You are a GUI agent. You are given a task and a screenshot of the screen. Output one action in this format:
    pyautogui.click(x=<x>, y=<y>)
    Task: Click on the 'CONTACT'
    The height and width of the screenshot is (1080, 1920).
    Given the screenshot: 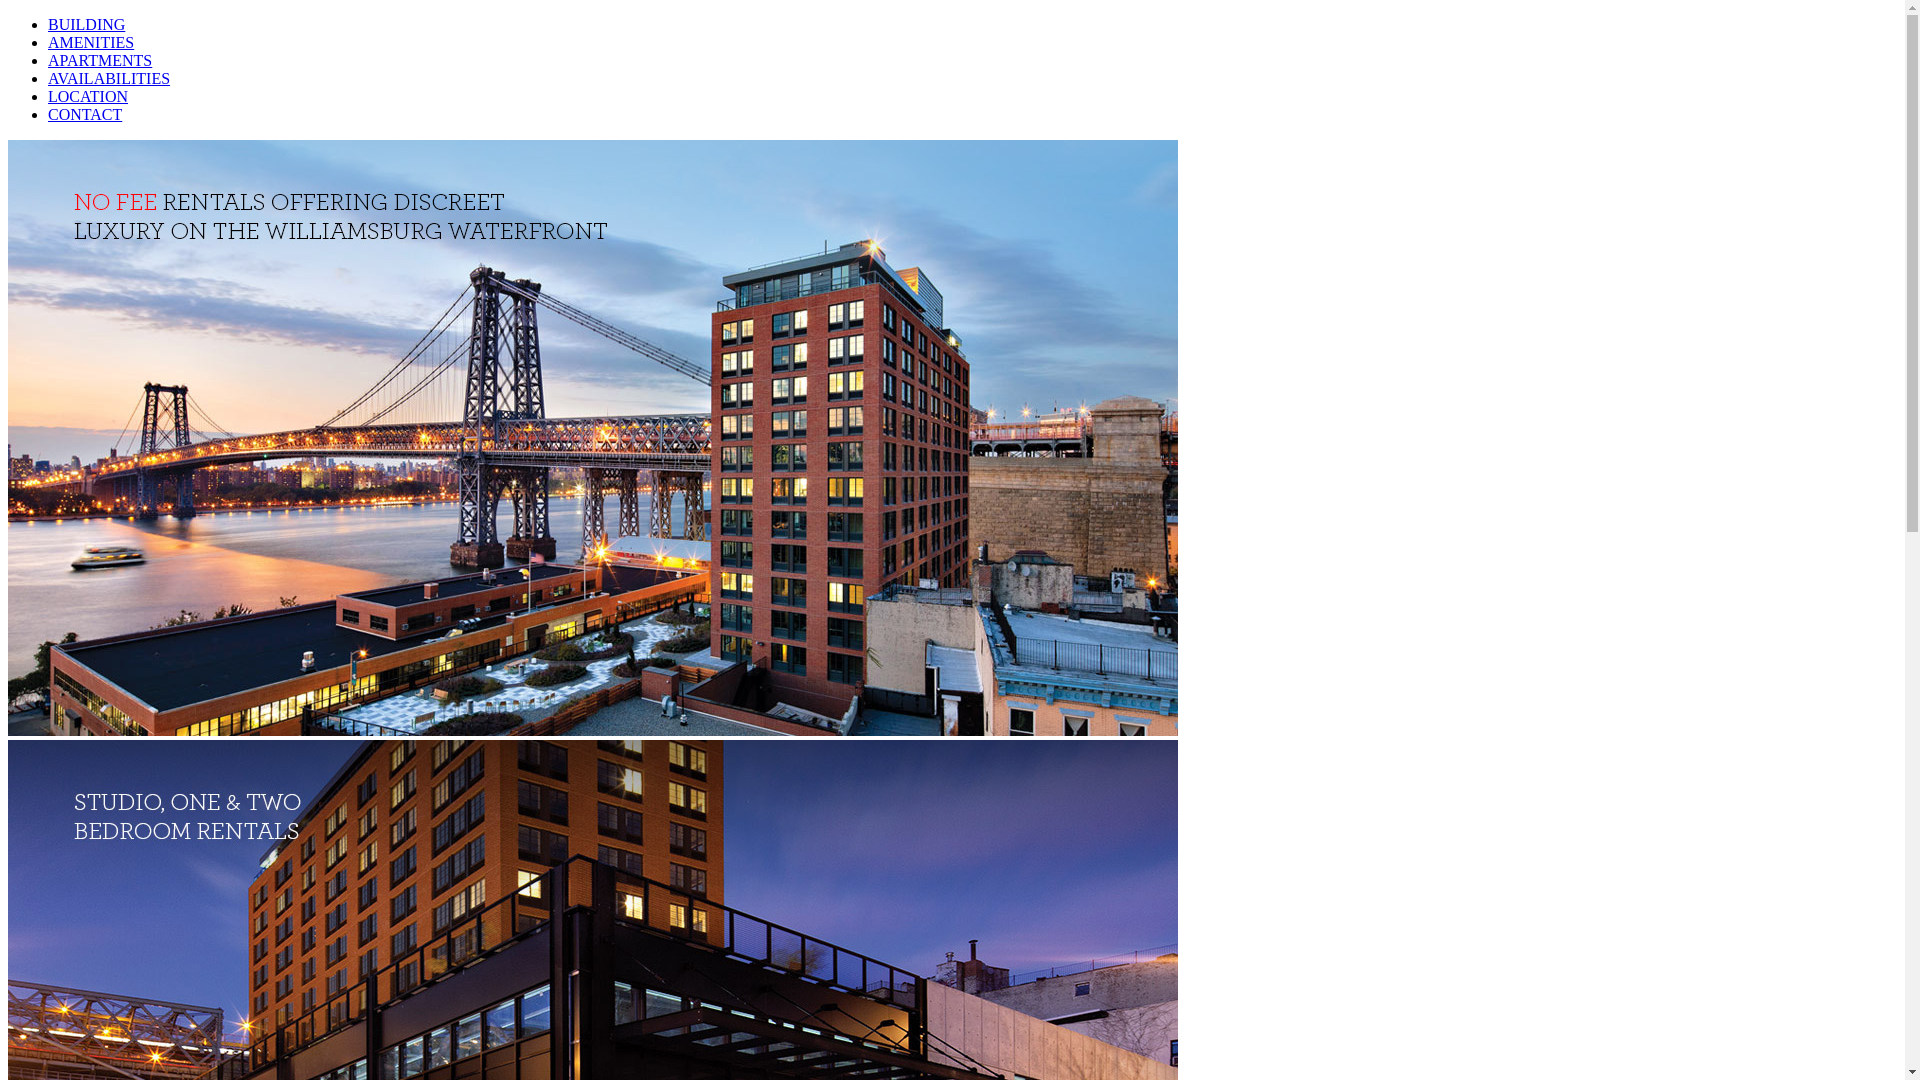 What is the action you would take?
    pyautogui.click(x=48, y=114)
    